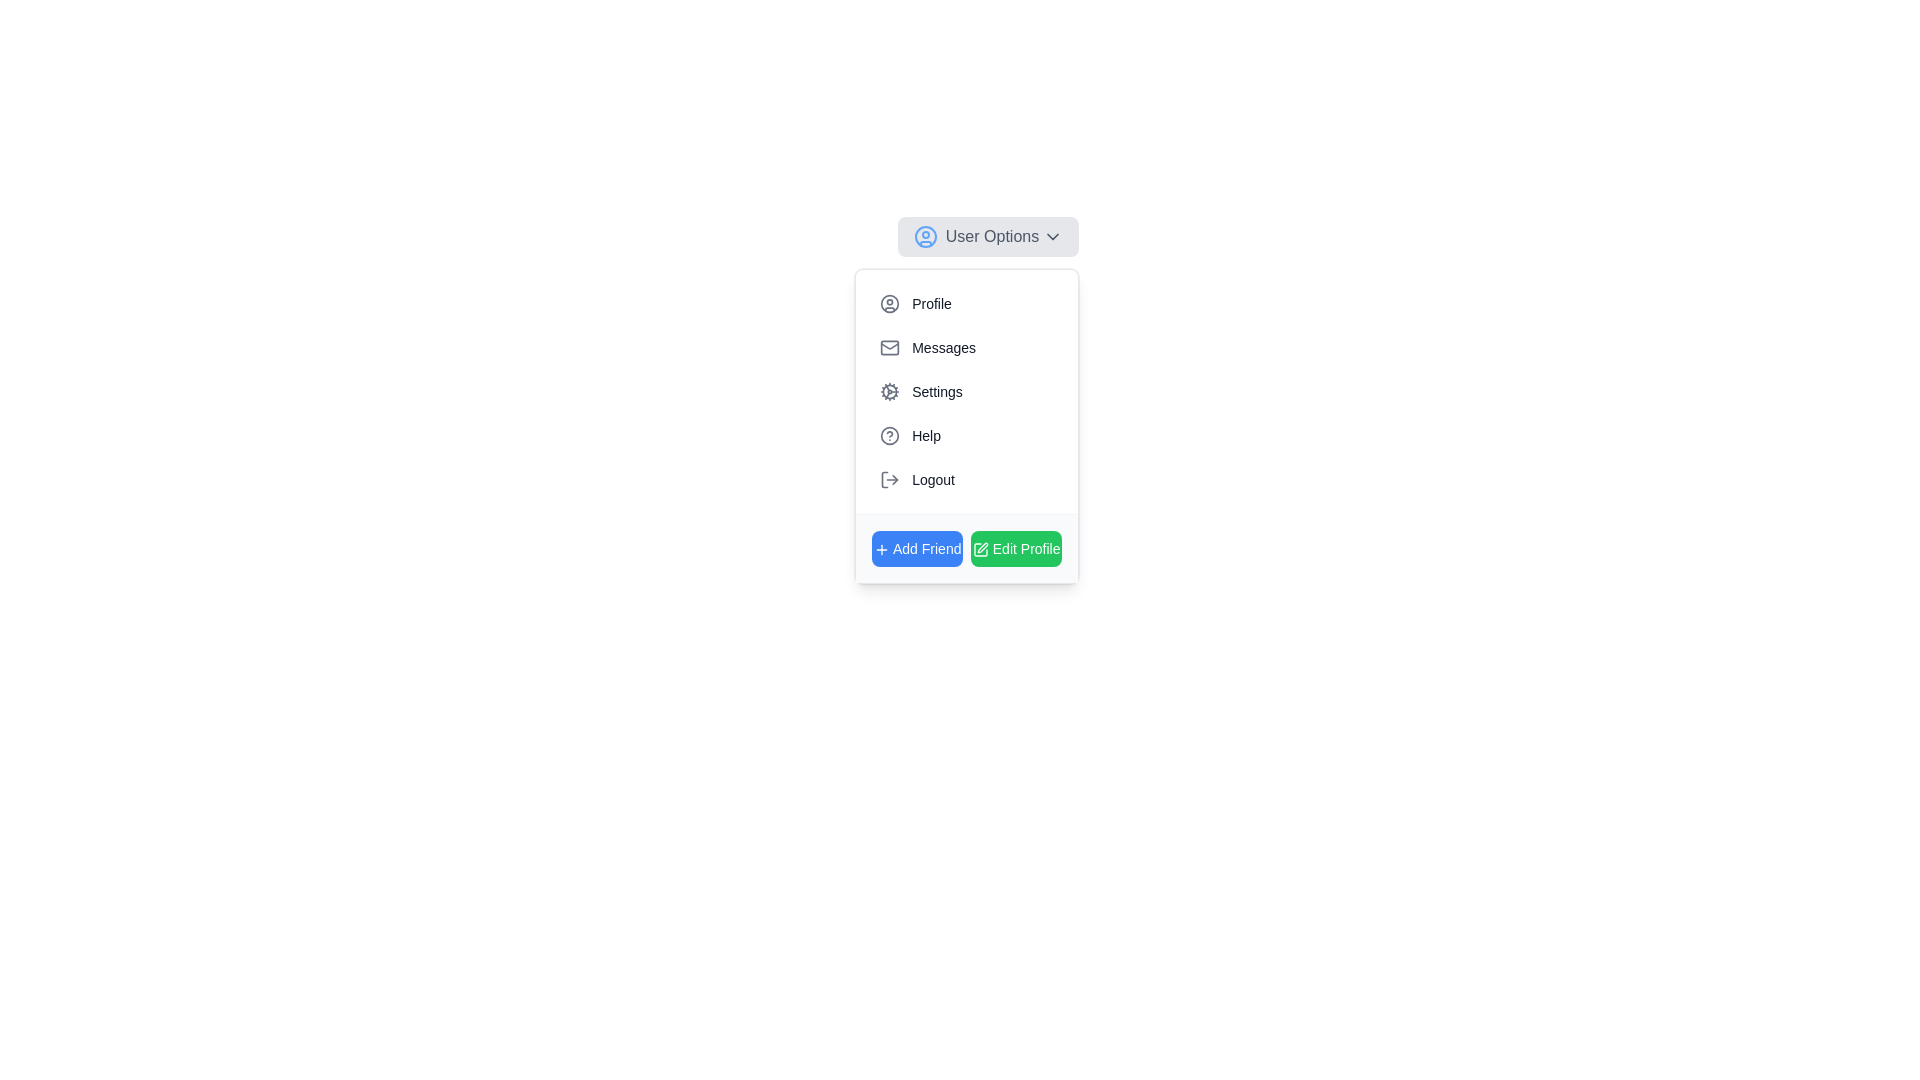 This screenshot has width=1920, height=1080. What do you see at coordinates (967, 346) in the screenshot?
I see `the navigation button for accessing the 'Messages' section of the application` at bounding box center [967, 346].